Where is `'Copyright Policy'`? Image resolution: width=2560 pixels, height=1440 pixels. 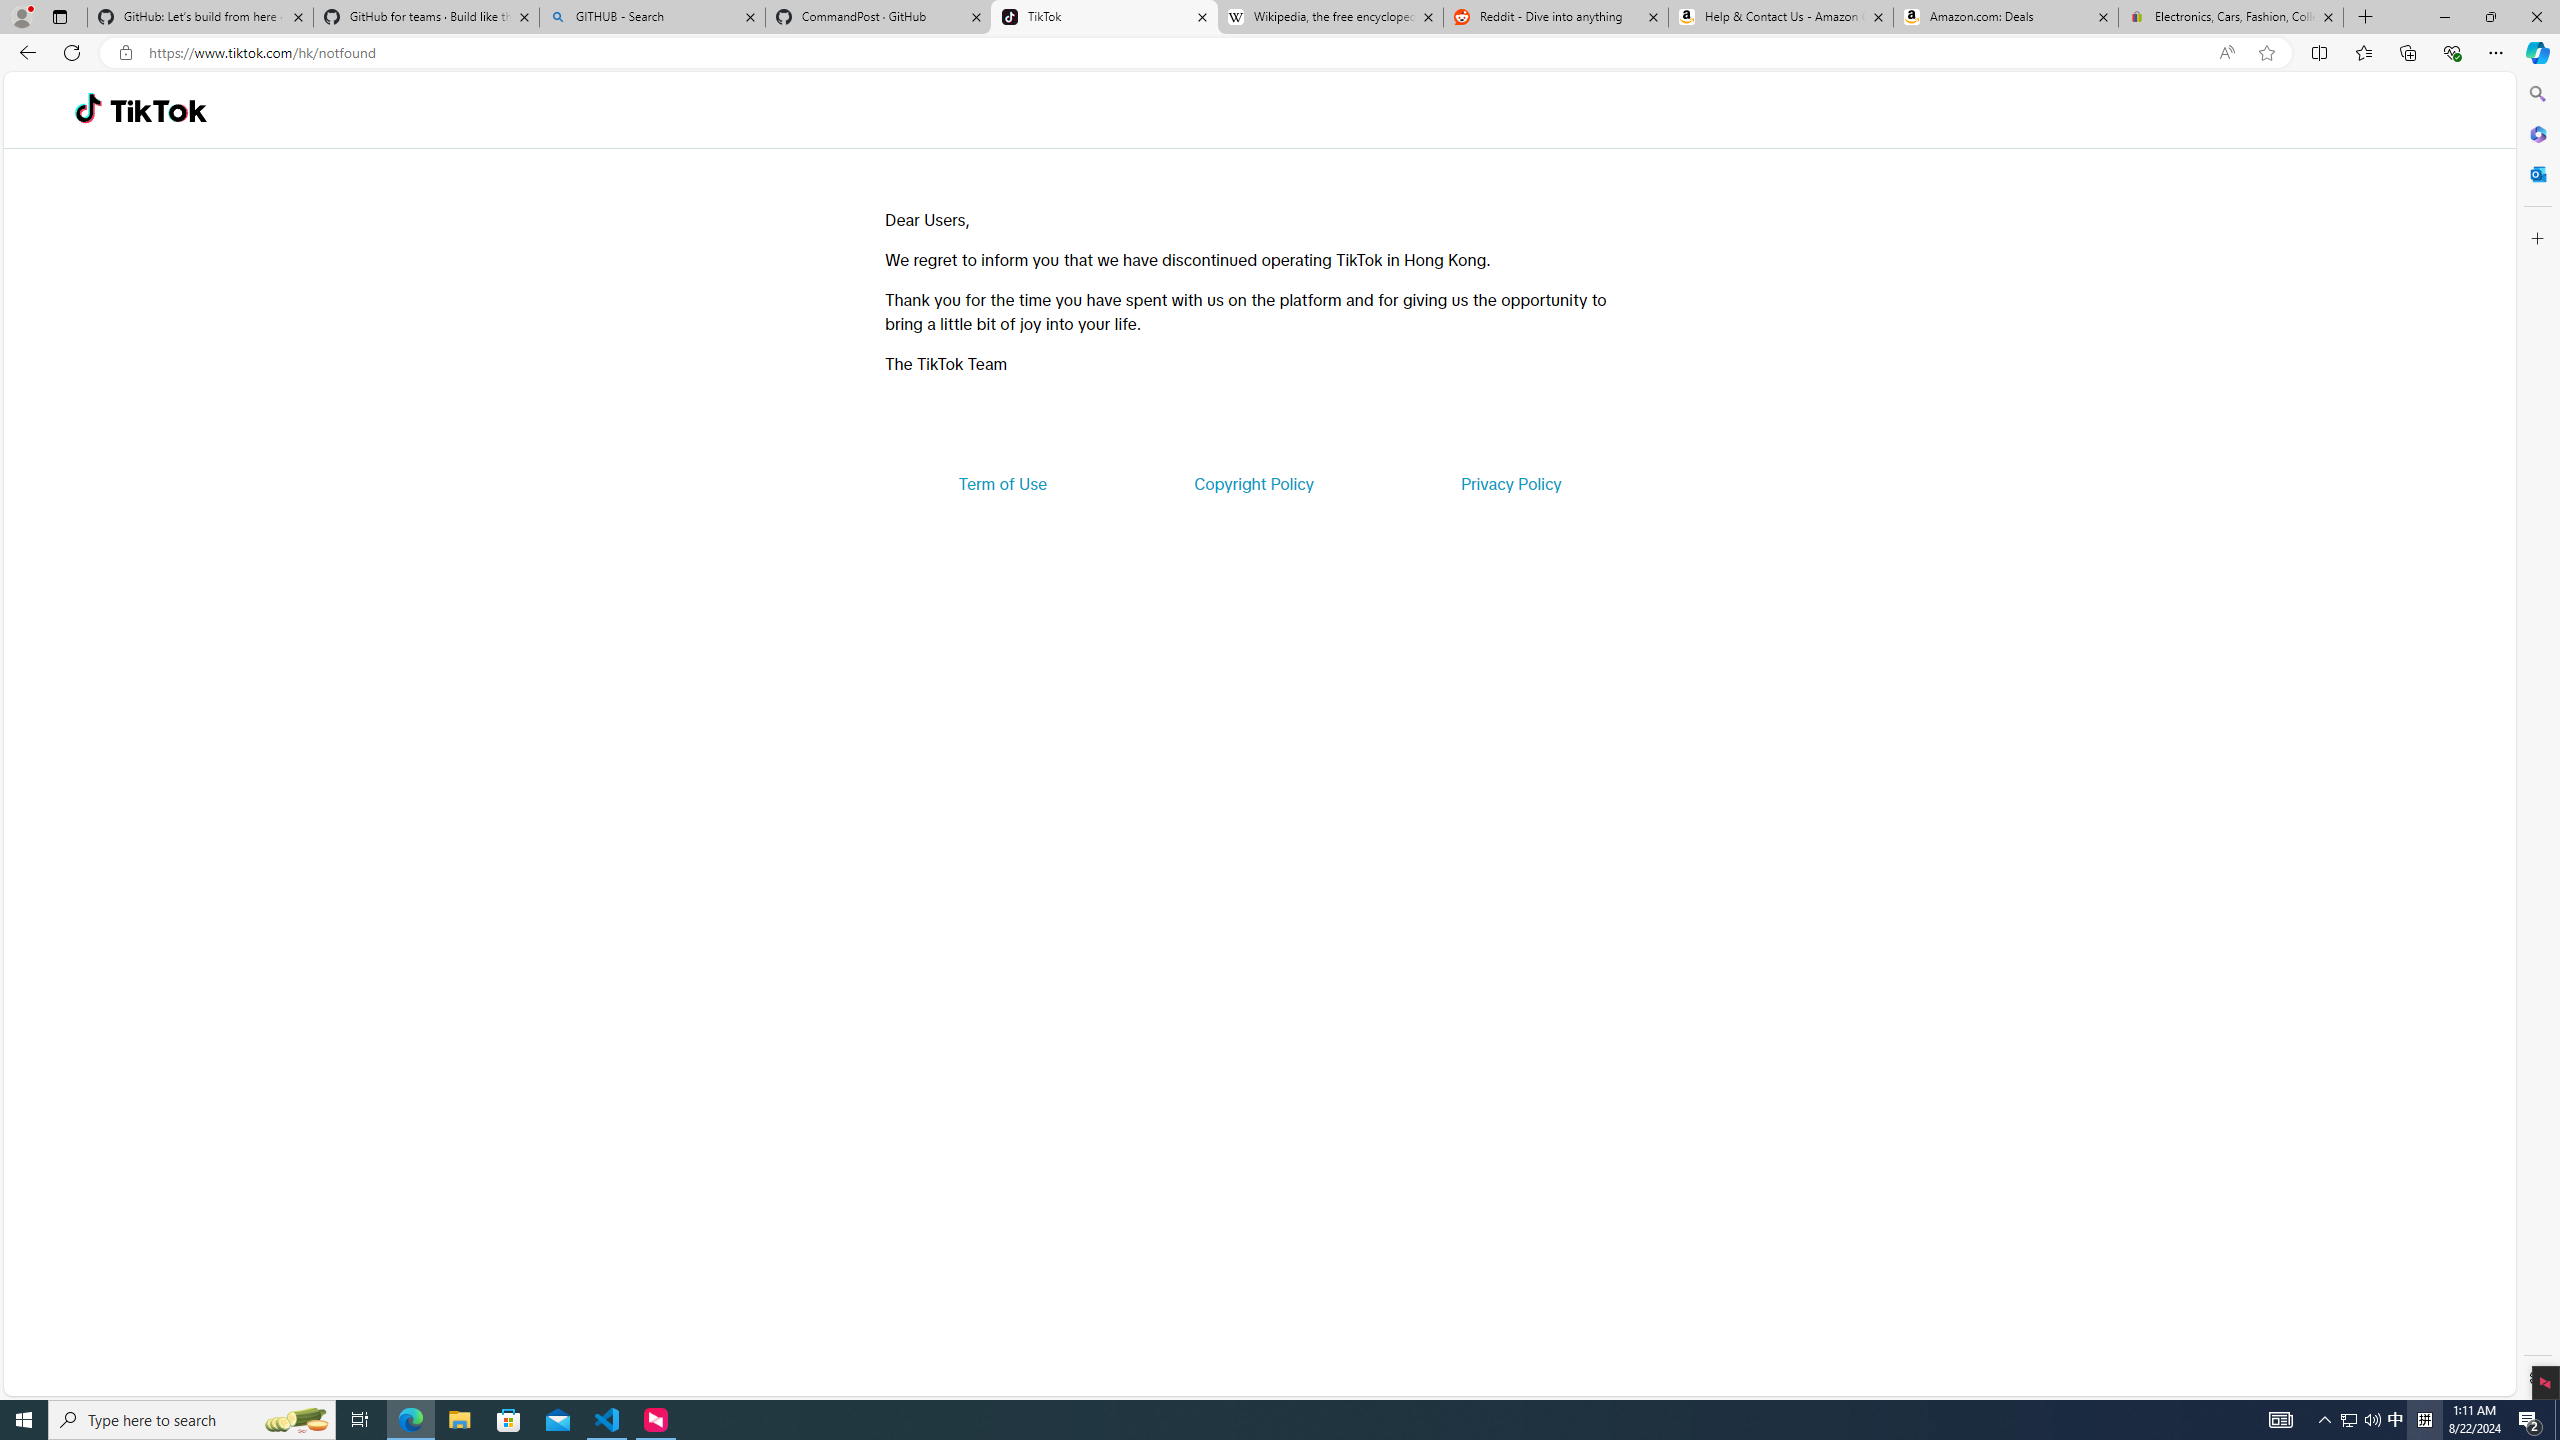
'Copyright Policy' is located at coordinates (1252, 482).